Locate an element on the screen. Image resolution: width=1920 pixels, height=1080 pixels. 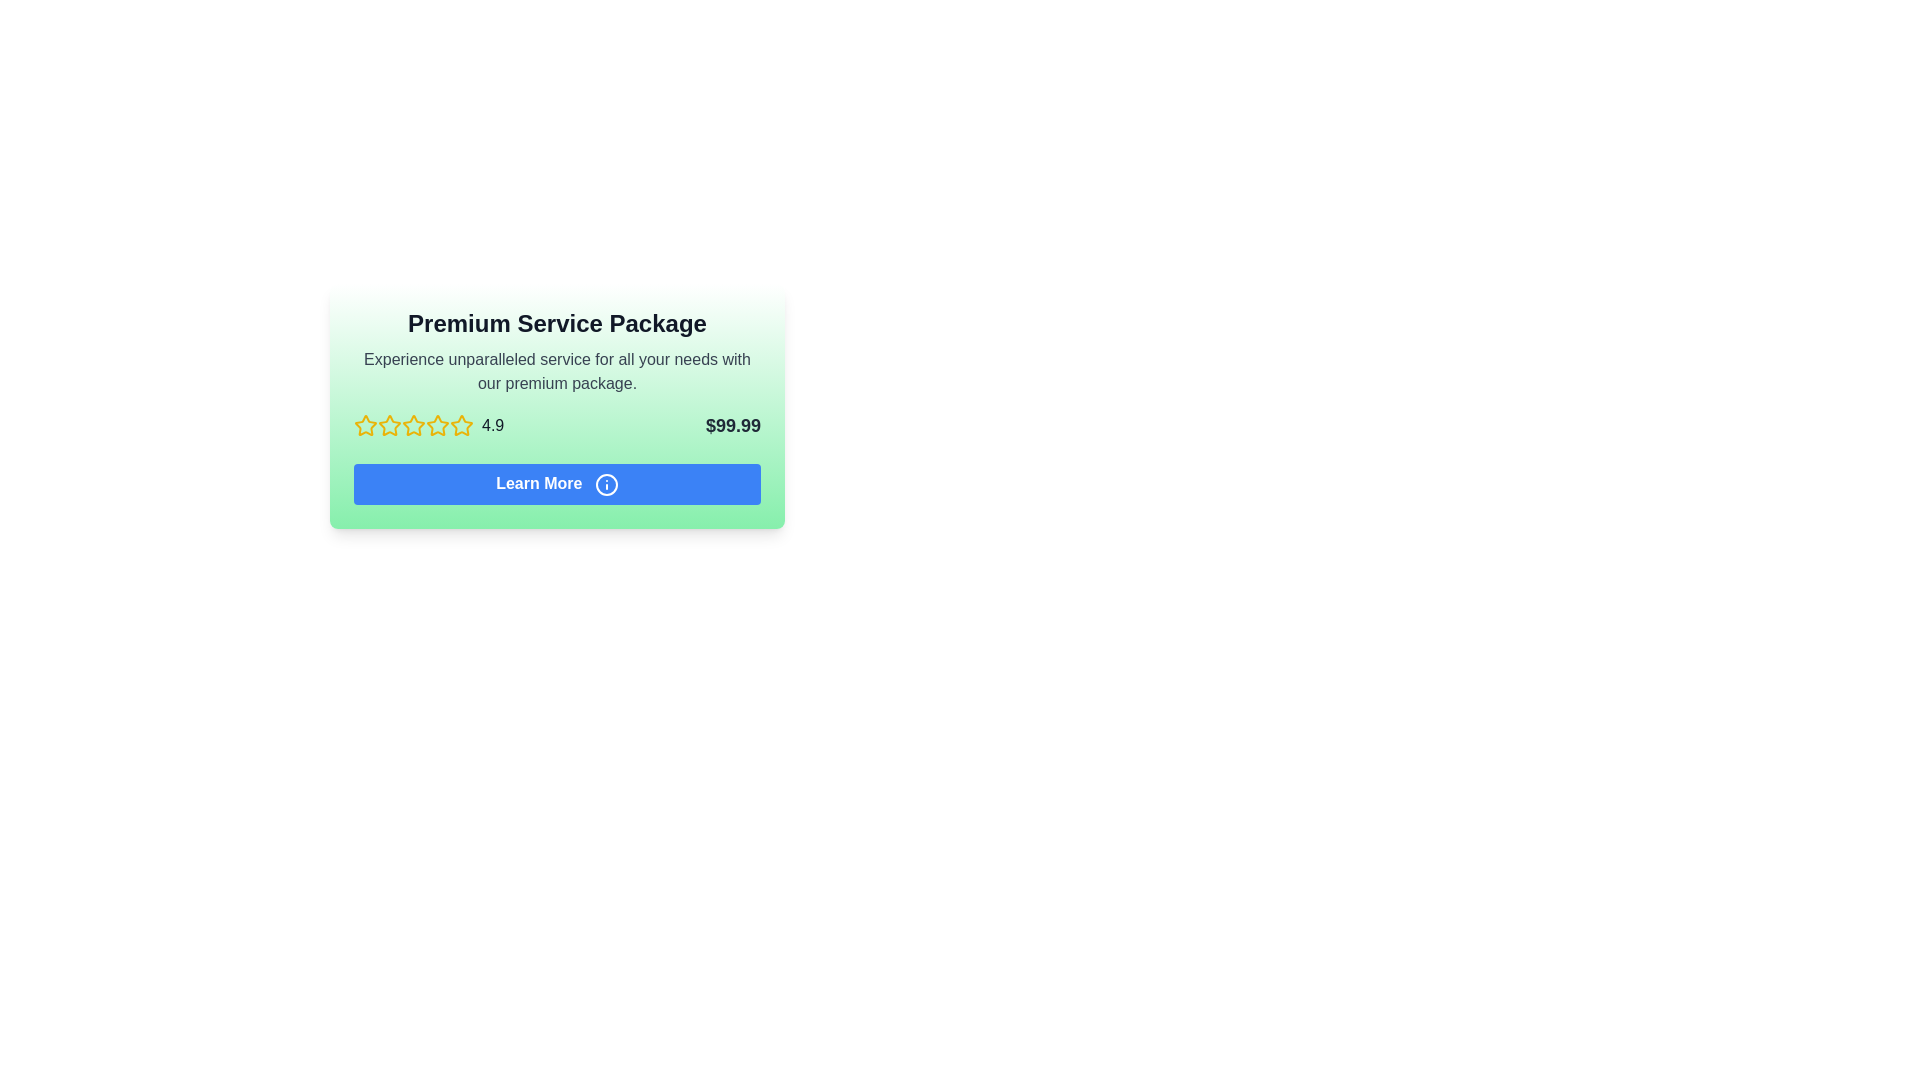
the star icons in the Rating display component located under the 'Premium Service Package' heading is located at coordinates (428, 424).